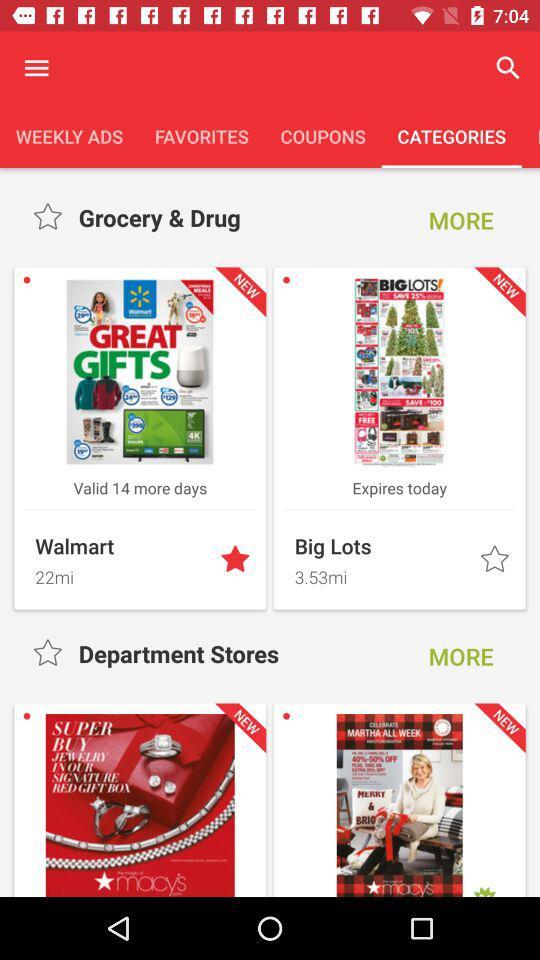 This screenshot has height=960, width=540. I want to click on icon above categories item, so click(508, 68).